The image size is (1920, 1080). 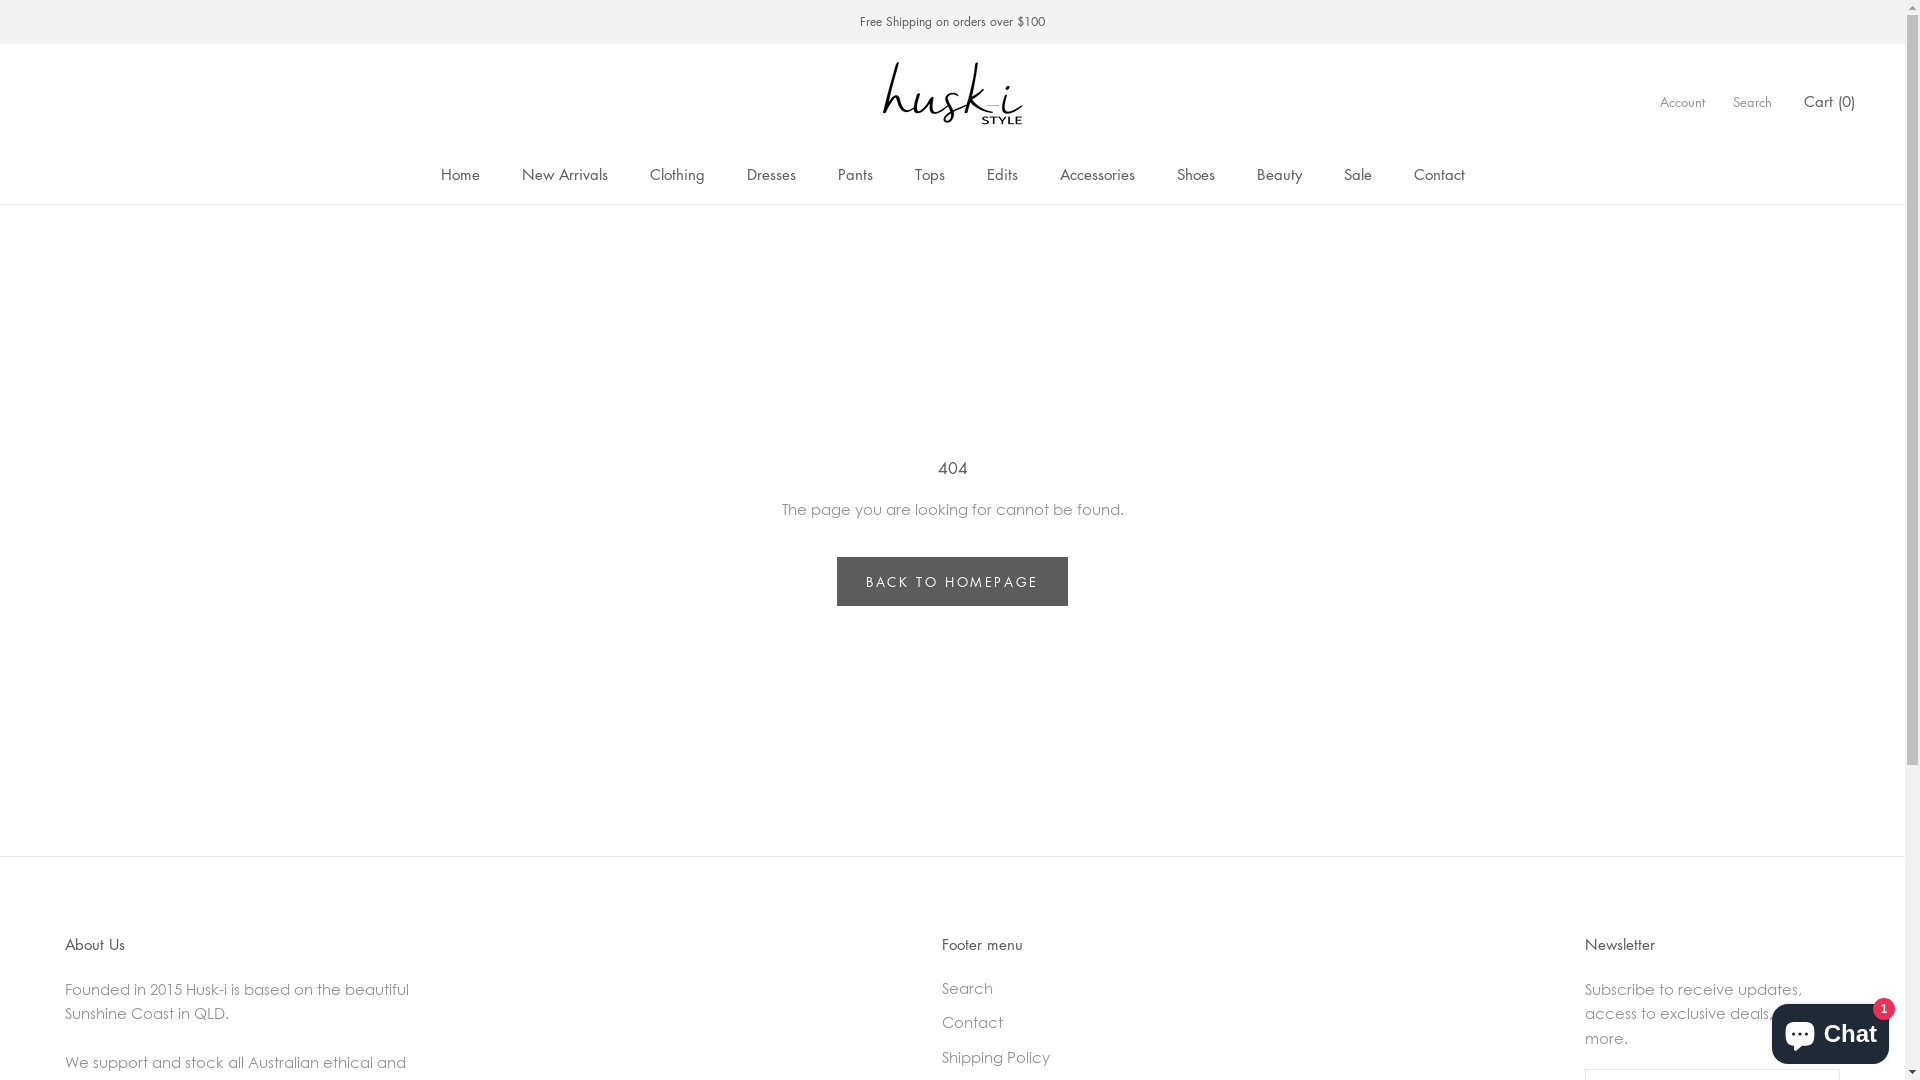 What do you see at coordinates (458, 172) in the screenshot?
I see `'Home` at bounding box center [458, 172].